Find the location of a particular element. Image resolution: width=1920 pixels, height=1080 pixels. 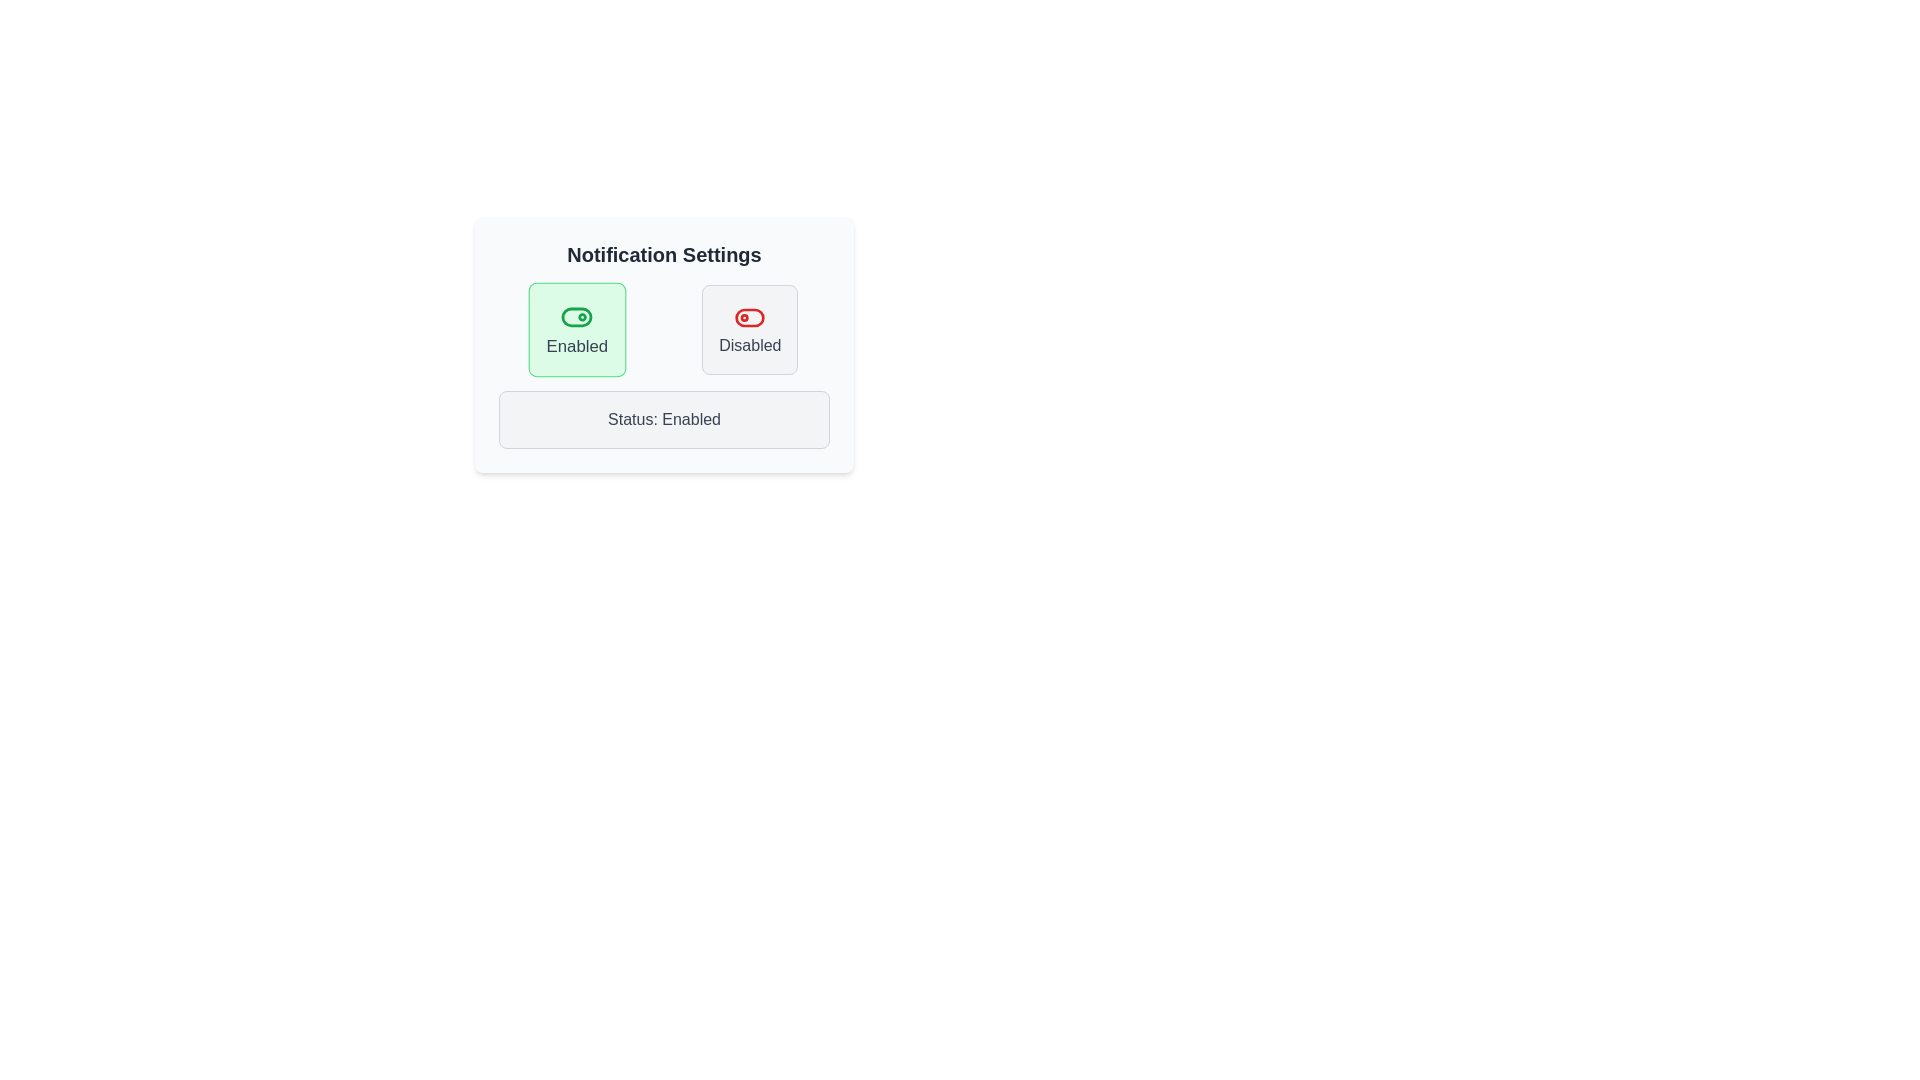

the green 'Enabled' button with rounded corners is located at coordinates (575, 329).